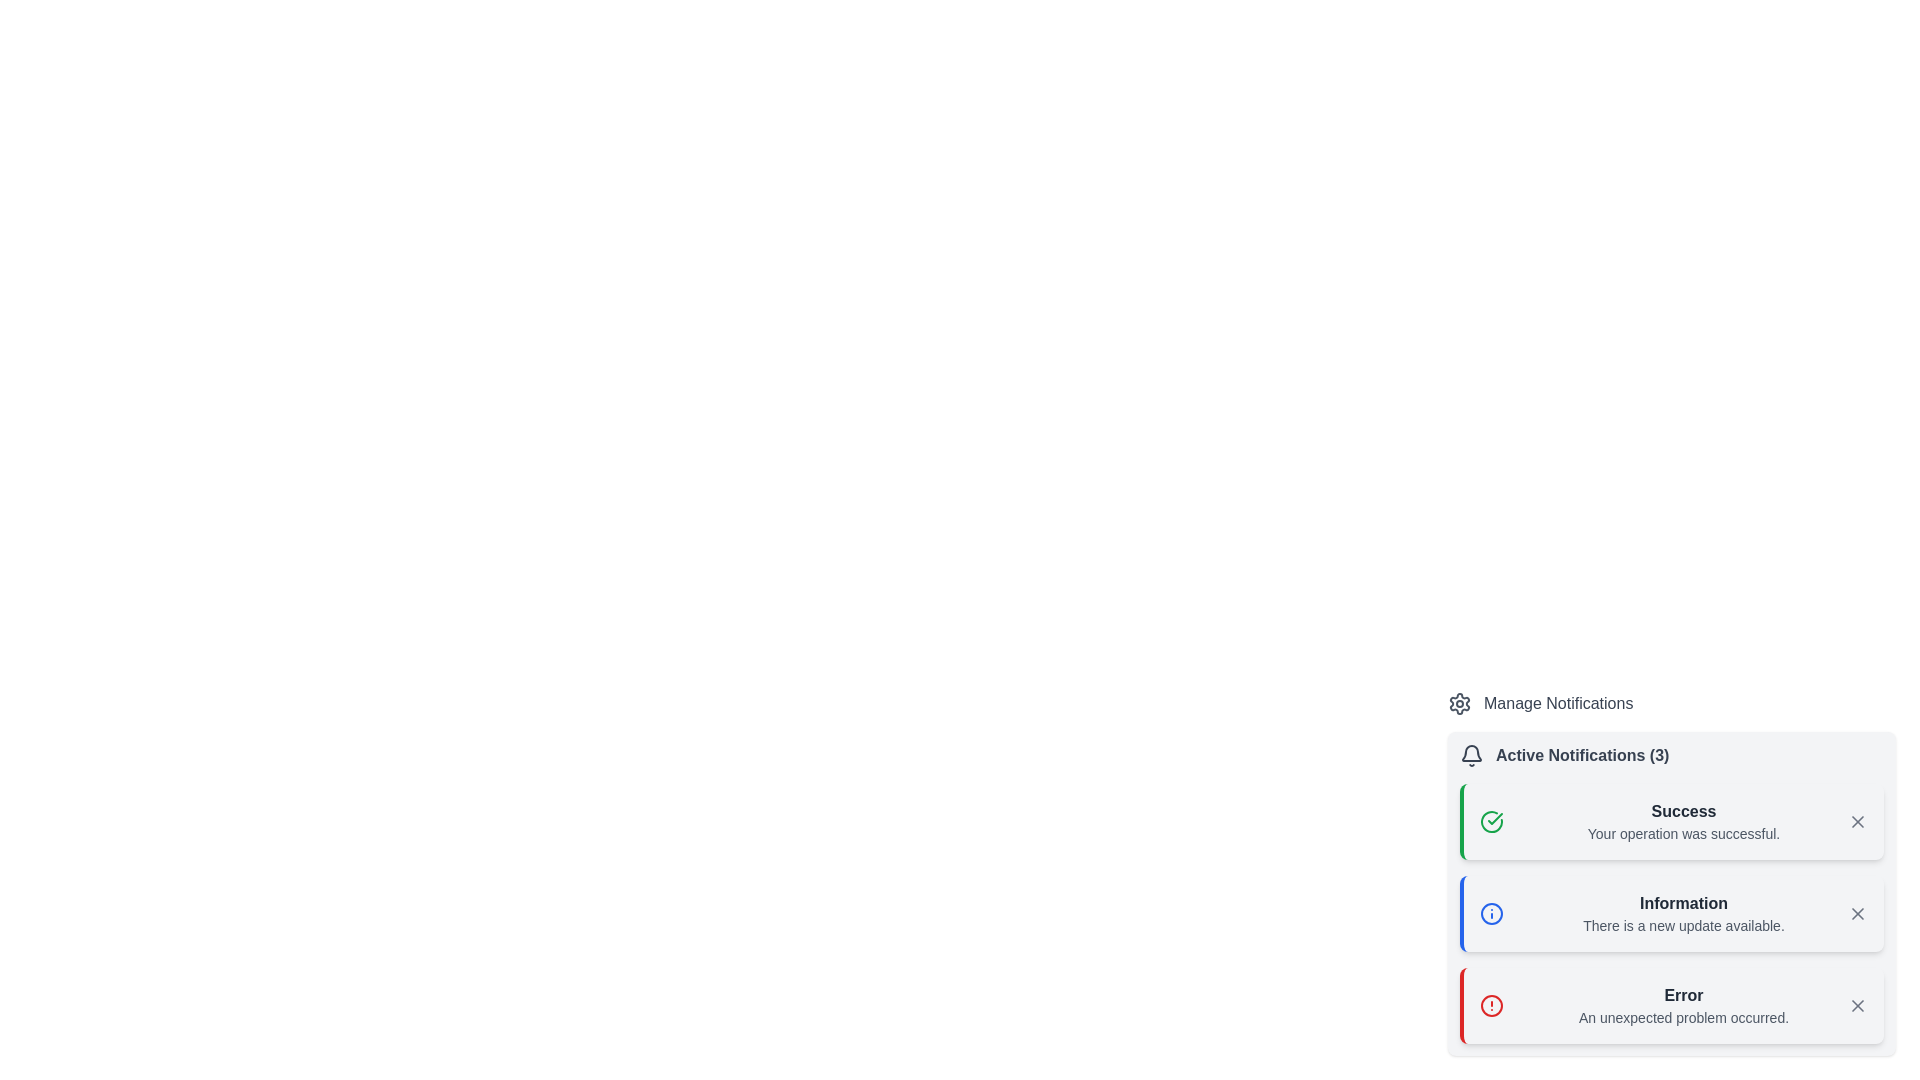 The image size is (1920, 1080). I want to click on the cogwheel icon located to the left of the 'Manage Notifications' text, so click(1459, 703).